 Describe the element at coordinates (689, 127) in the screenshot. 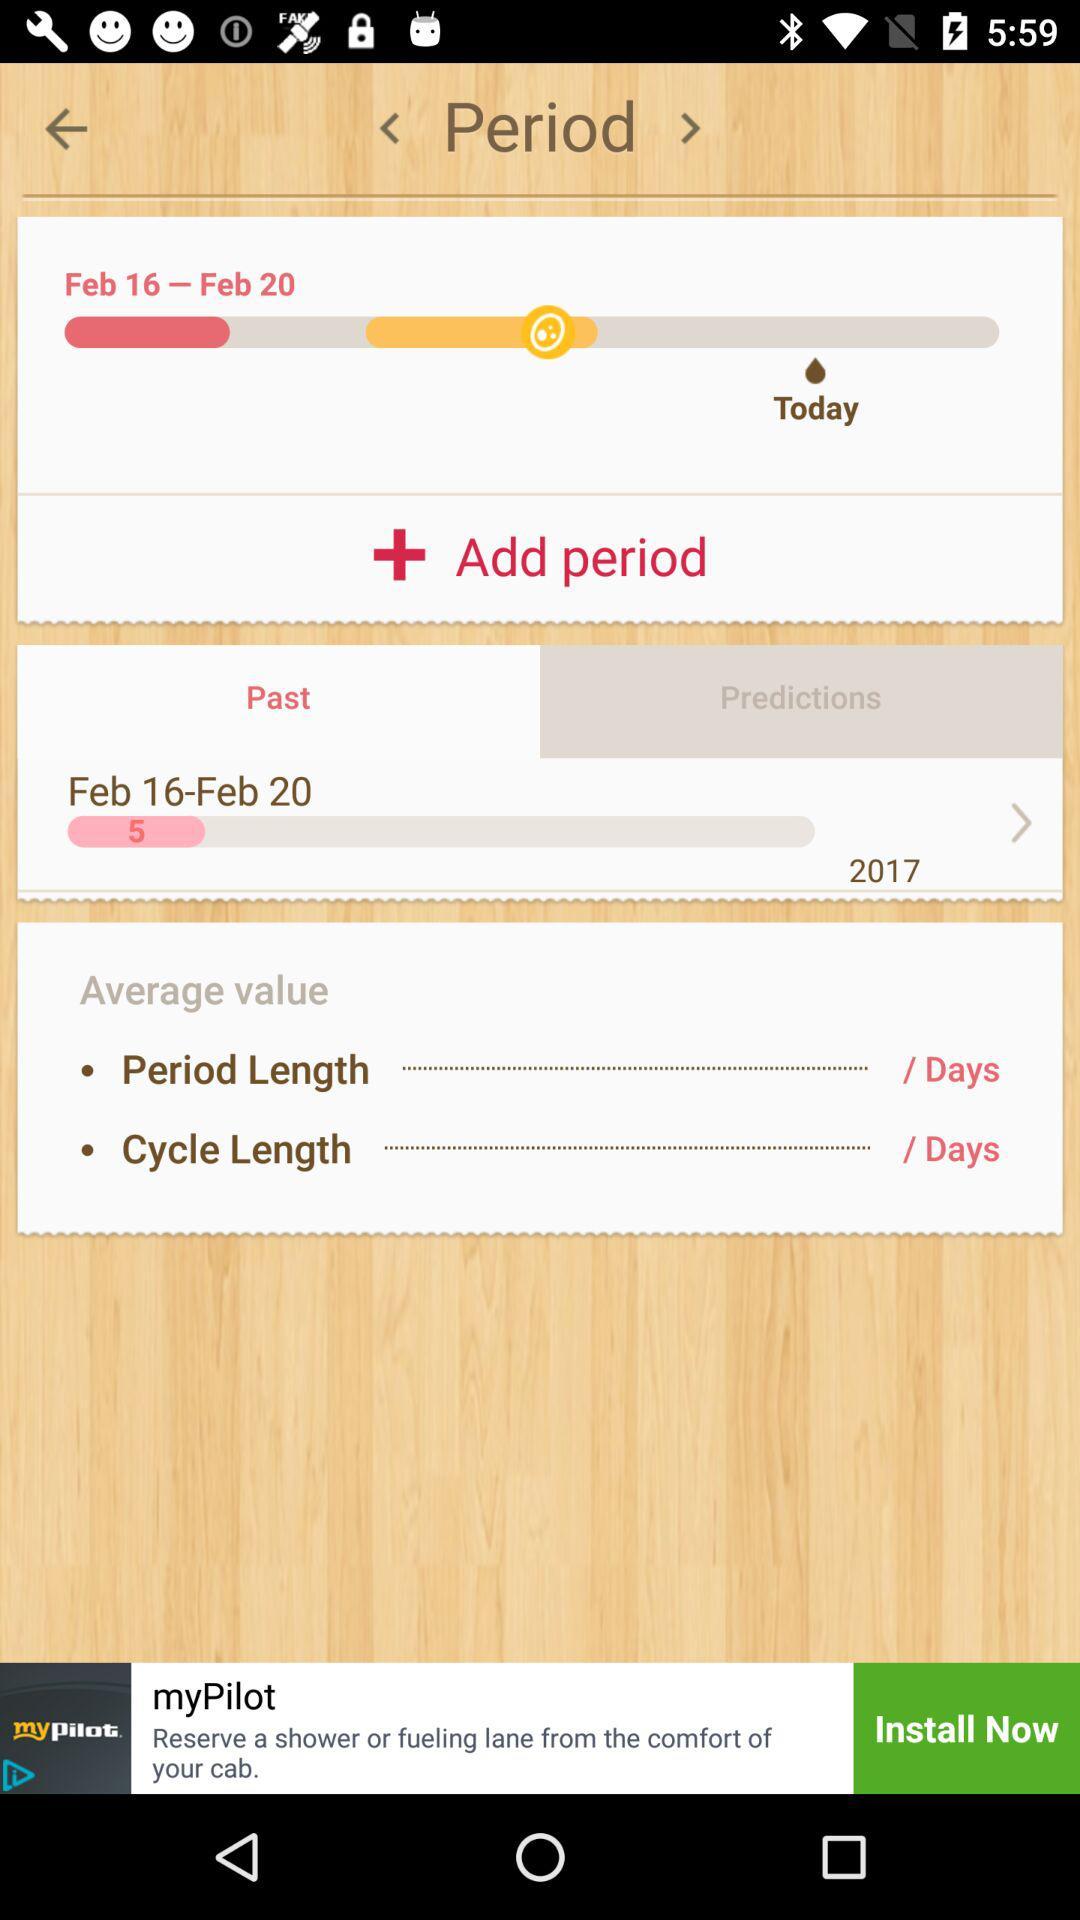

I see `the arrow_forward icon` at that location.